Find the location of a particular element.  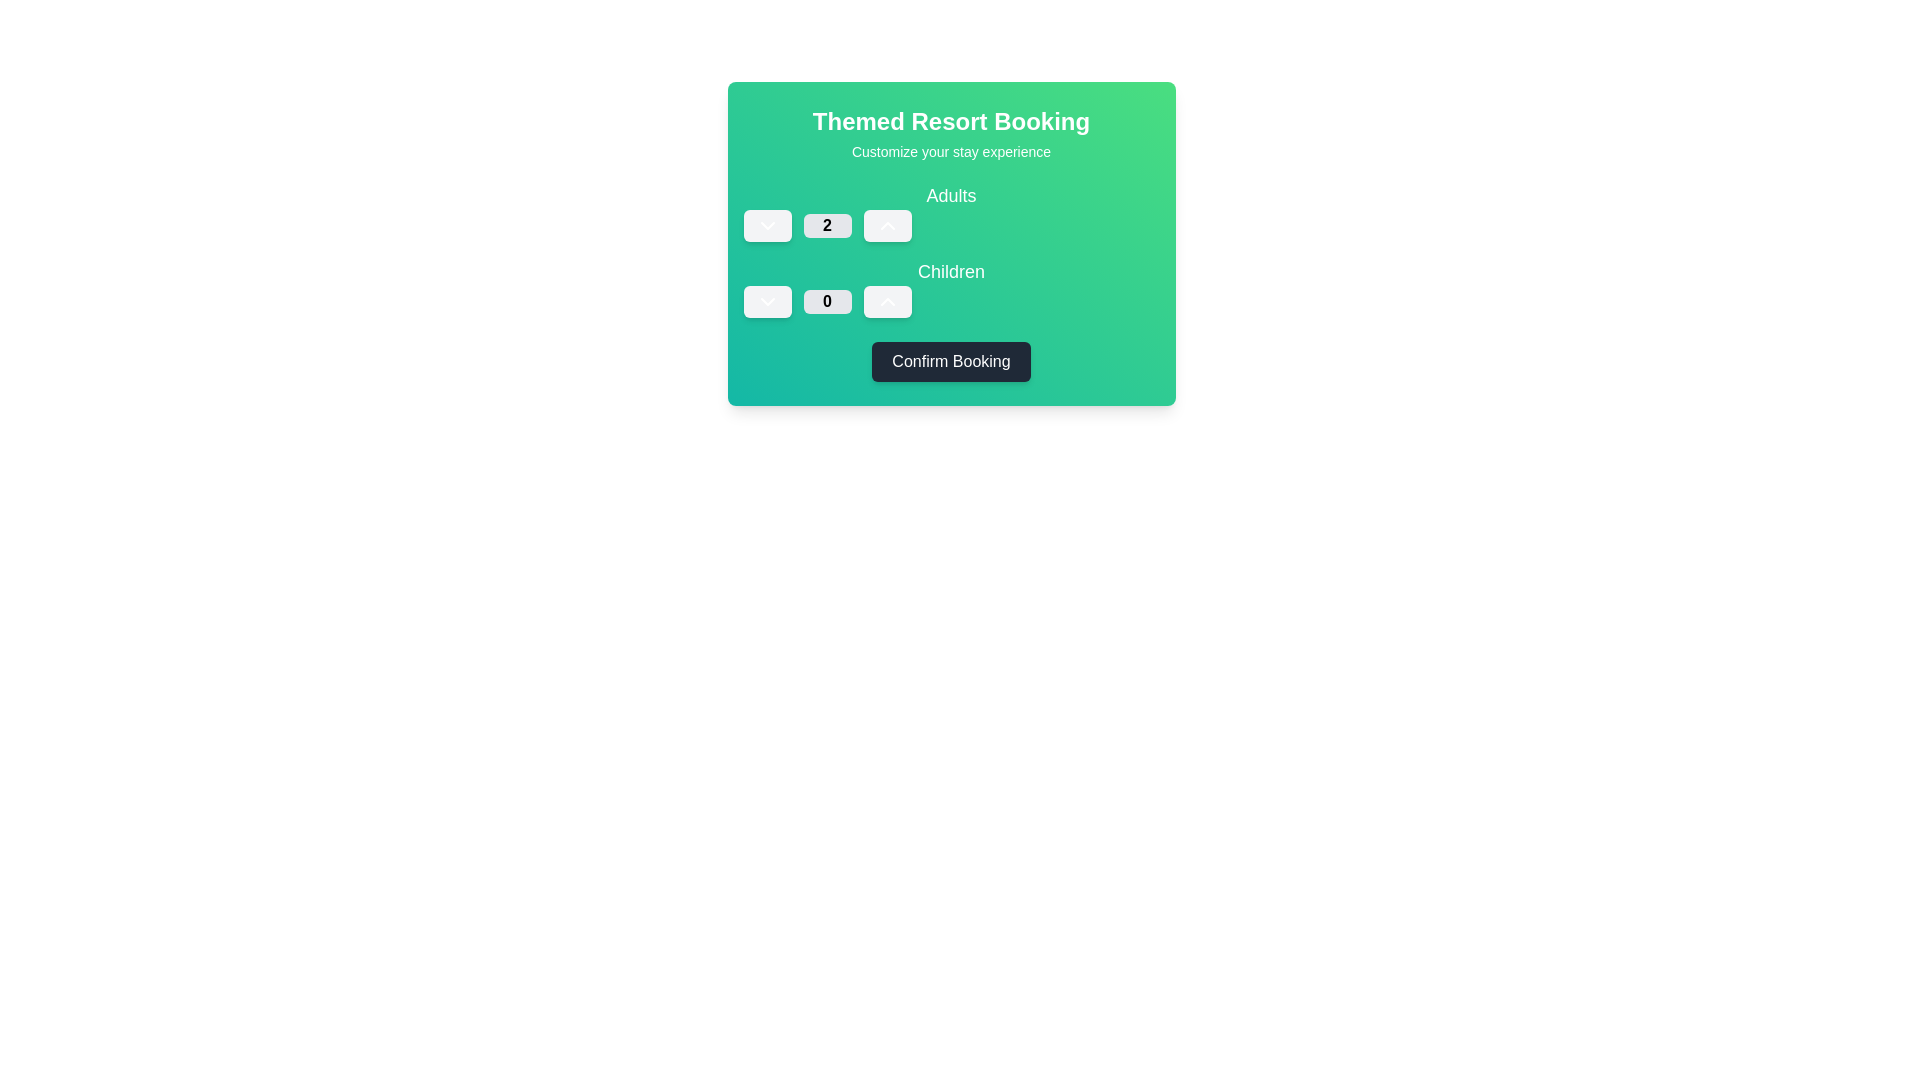

the Text label that indicates the section for specifying the number of children, located below the 'Adults' section and above the 'Confirm Booking' button is located at coordinates (950, 288).